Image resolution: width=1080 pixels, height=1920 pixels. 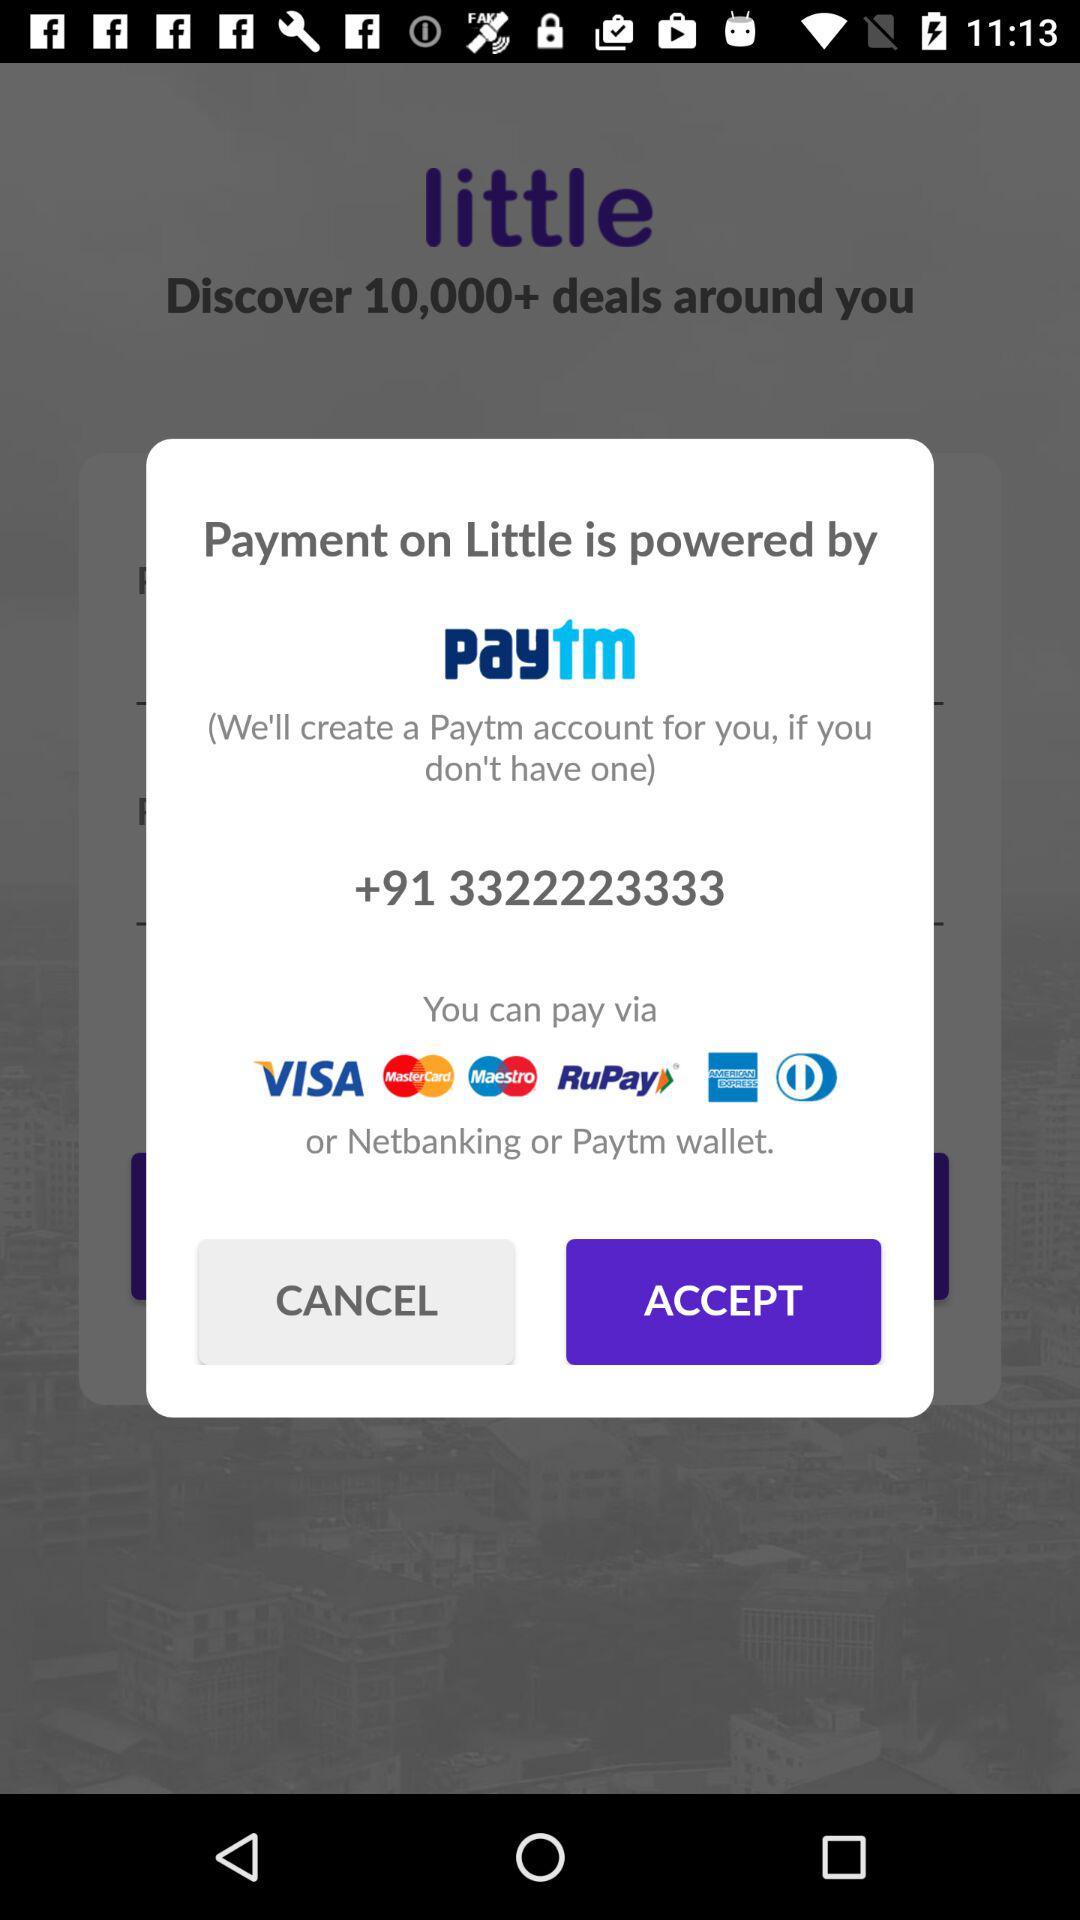 What do you see at coordinates (723, 1301) in the screenshot?
I see `app below the or netbanking or app` at bounding box center [723, 1301].